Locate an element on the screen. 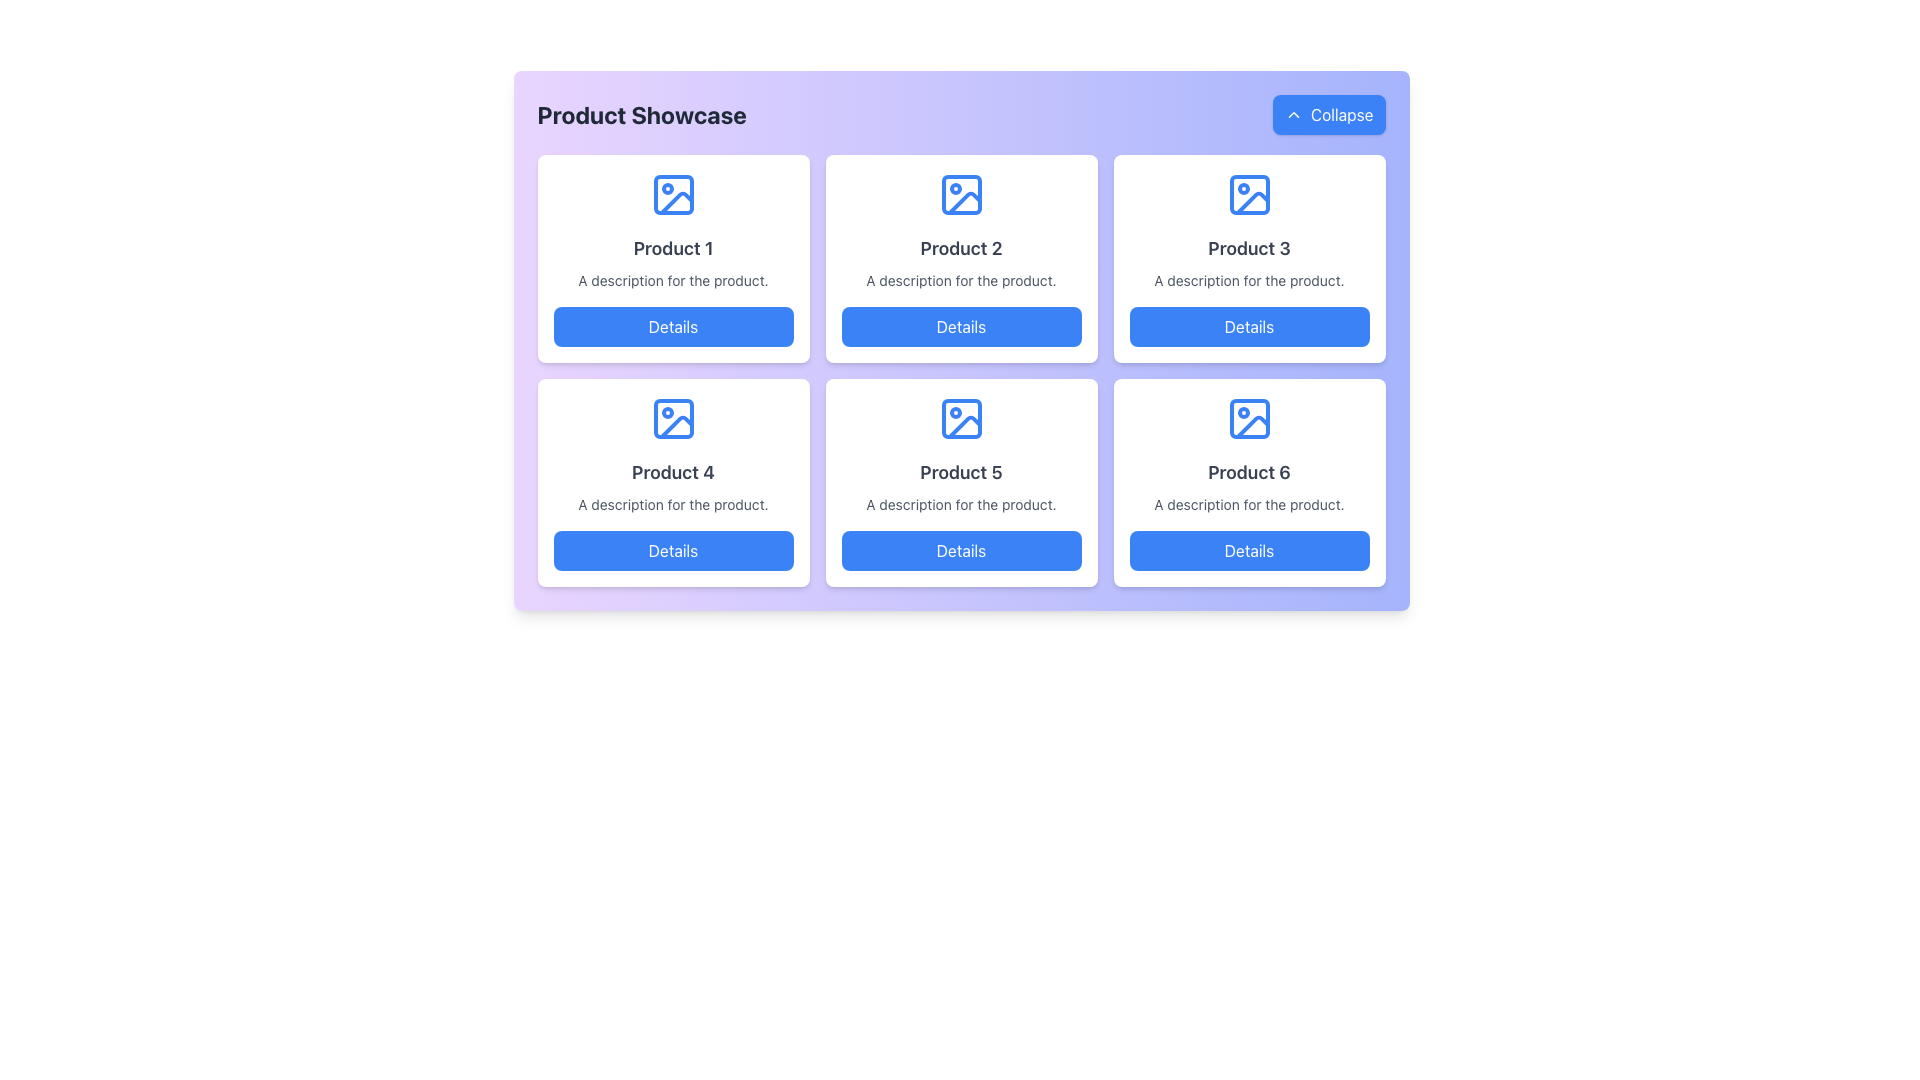 The width and height of the screenshot is (1920, 1080). the SVG rectangle element located at the bottom-right corner of the 'Product 6' icon, which serves an informational or decorative purpose is located at coordinates (1248, 418).